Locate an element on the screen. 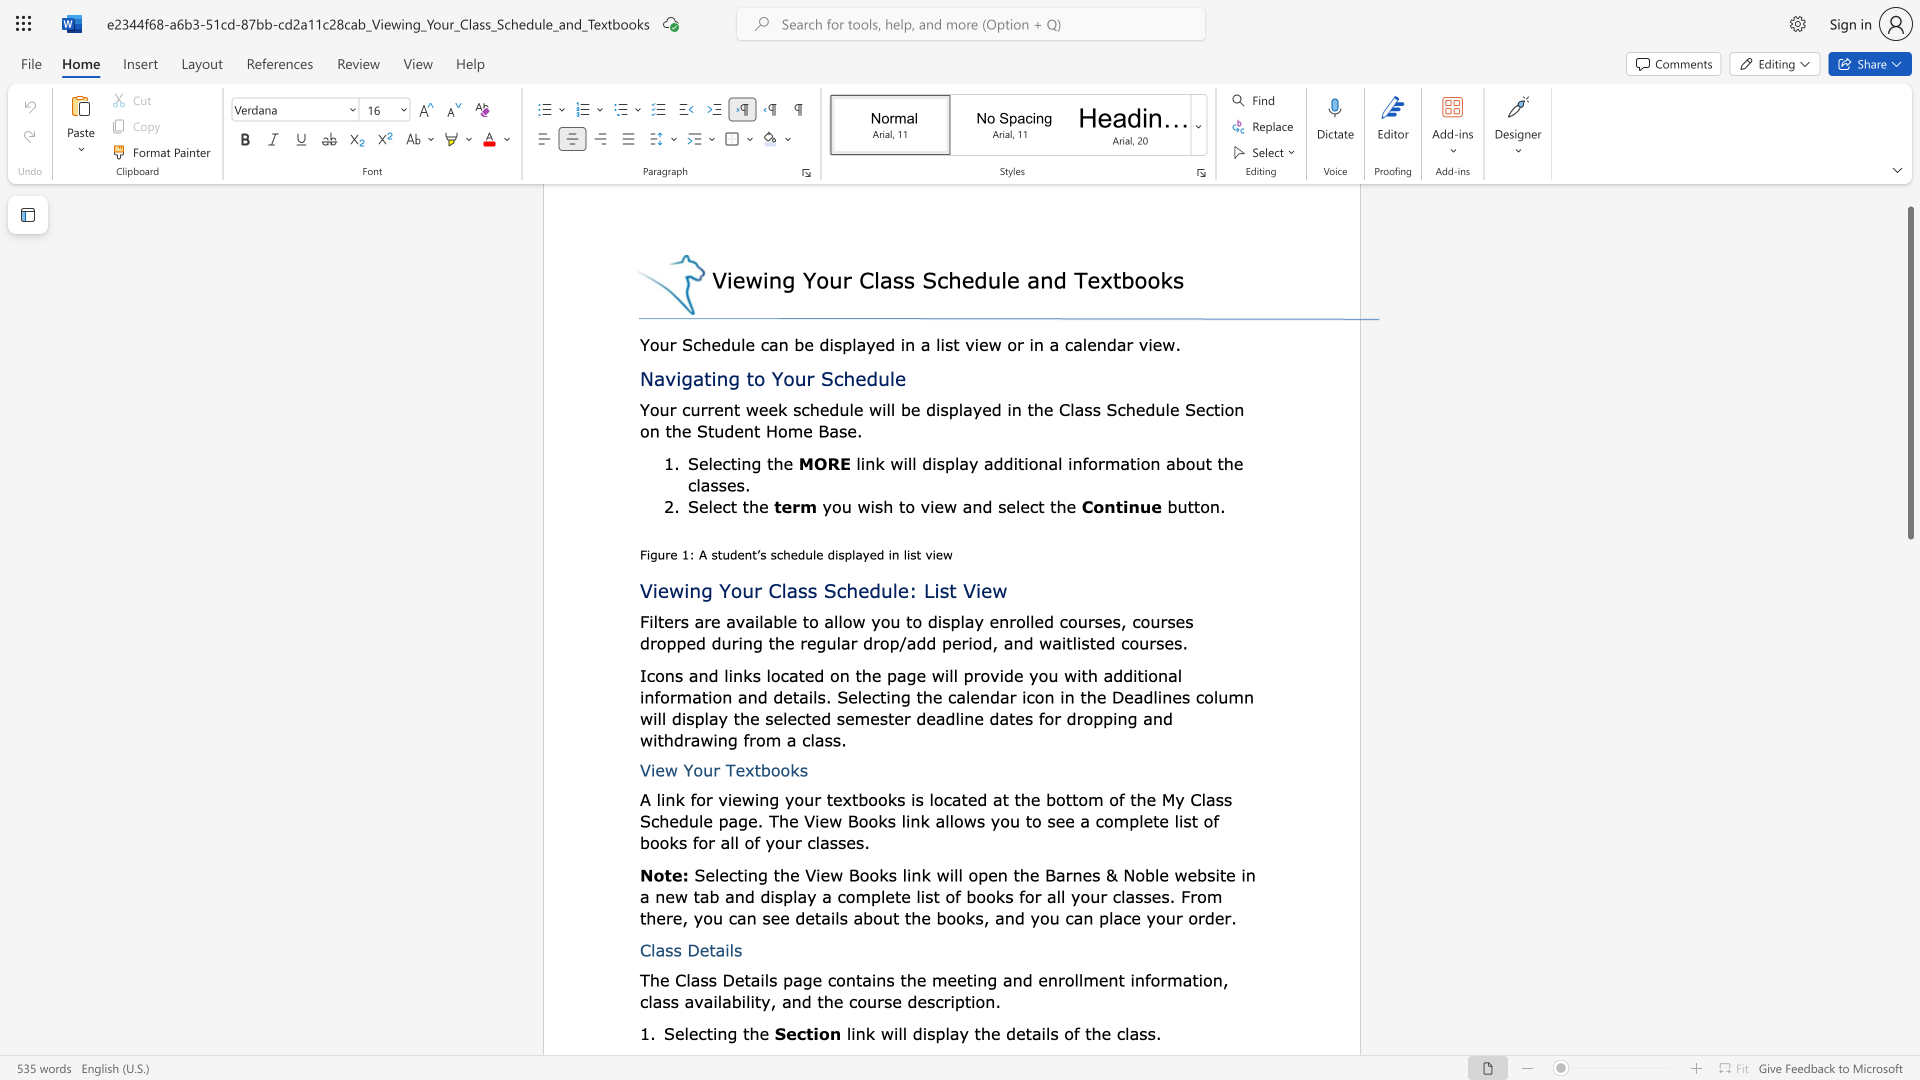 The width and height of the screenshot is (1920, 1080). the scrollbar and move up 40 pixels is located at coordinates (1909, 373).